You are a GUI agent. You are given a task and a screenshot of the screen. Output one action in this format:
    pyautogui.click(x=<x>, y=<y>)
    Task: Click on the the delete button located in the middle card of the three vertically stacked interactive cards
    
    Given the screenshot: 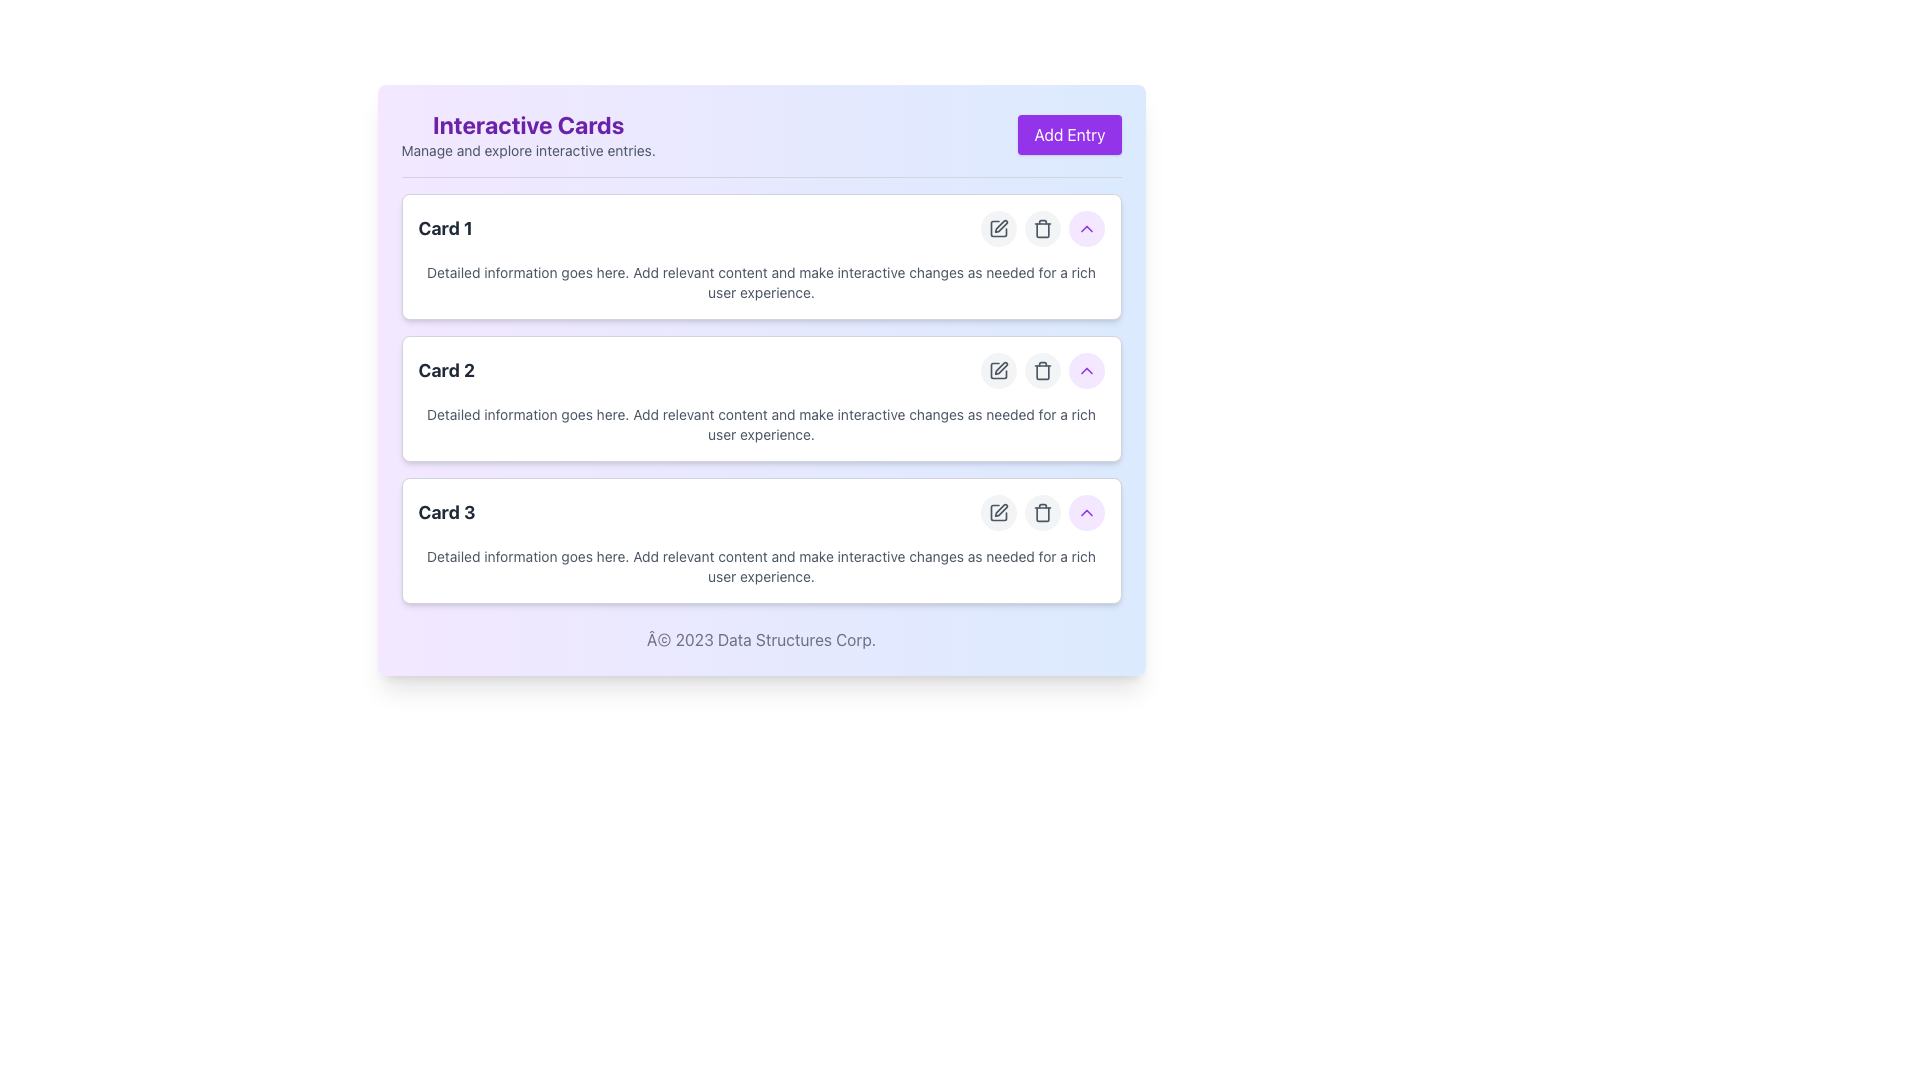 What is the action you would take?
    pyautogui.click(x=1041, y=370)
    